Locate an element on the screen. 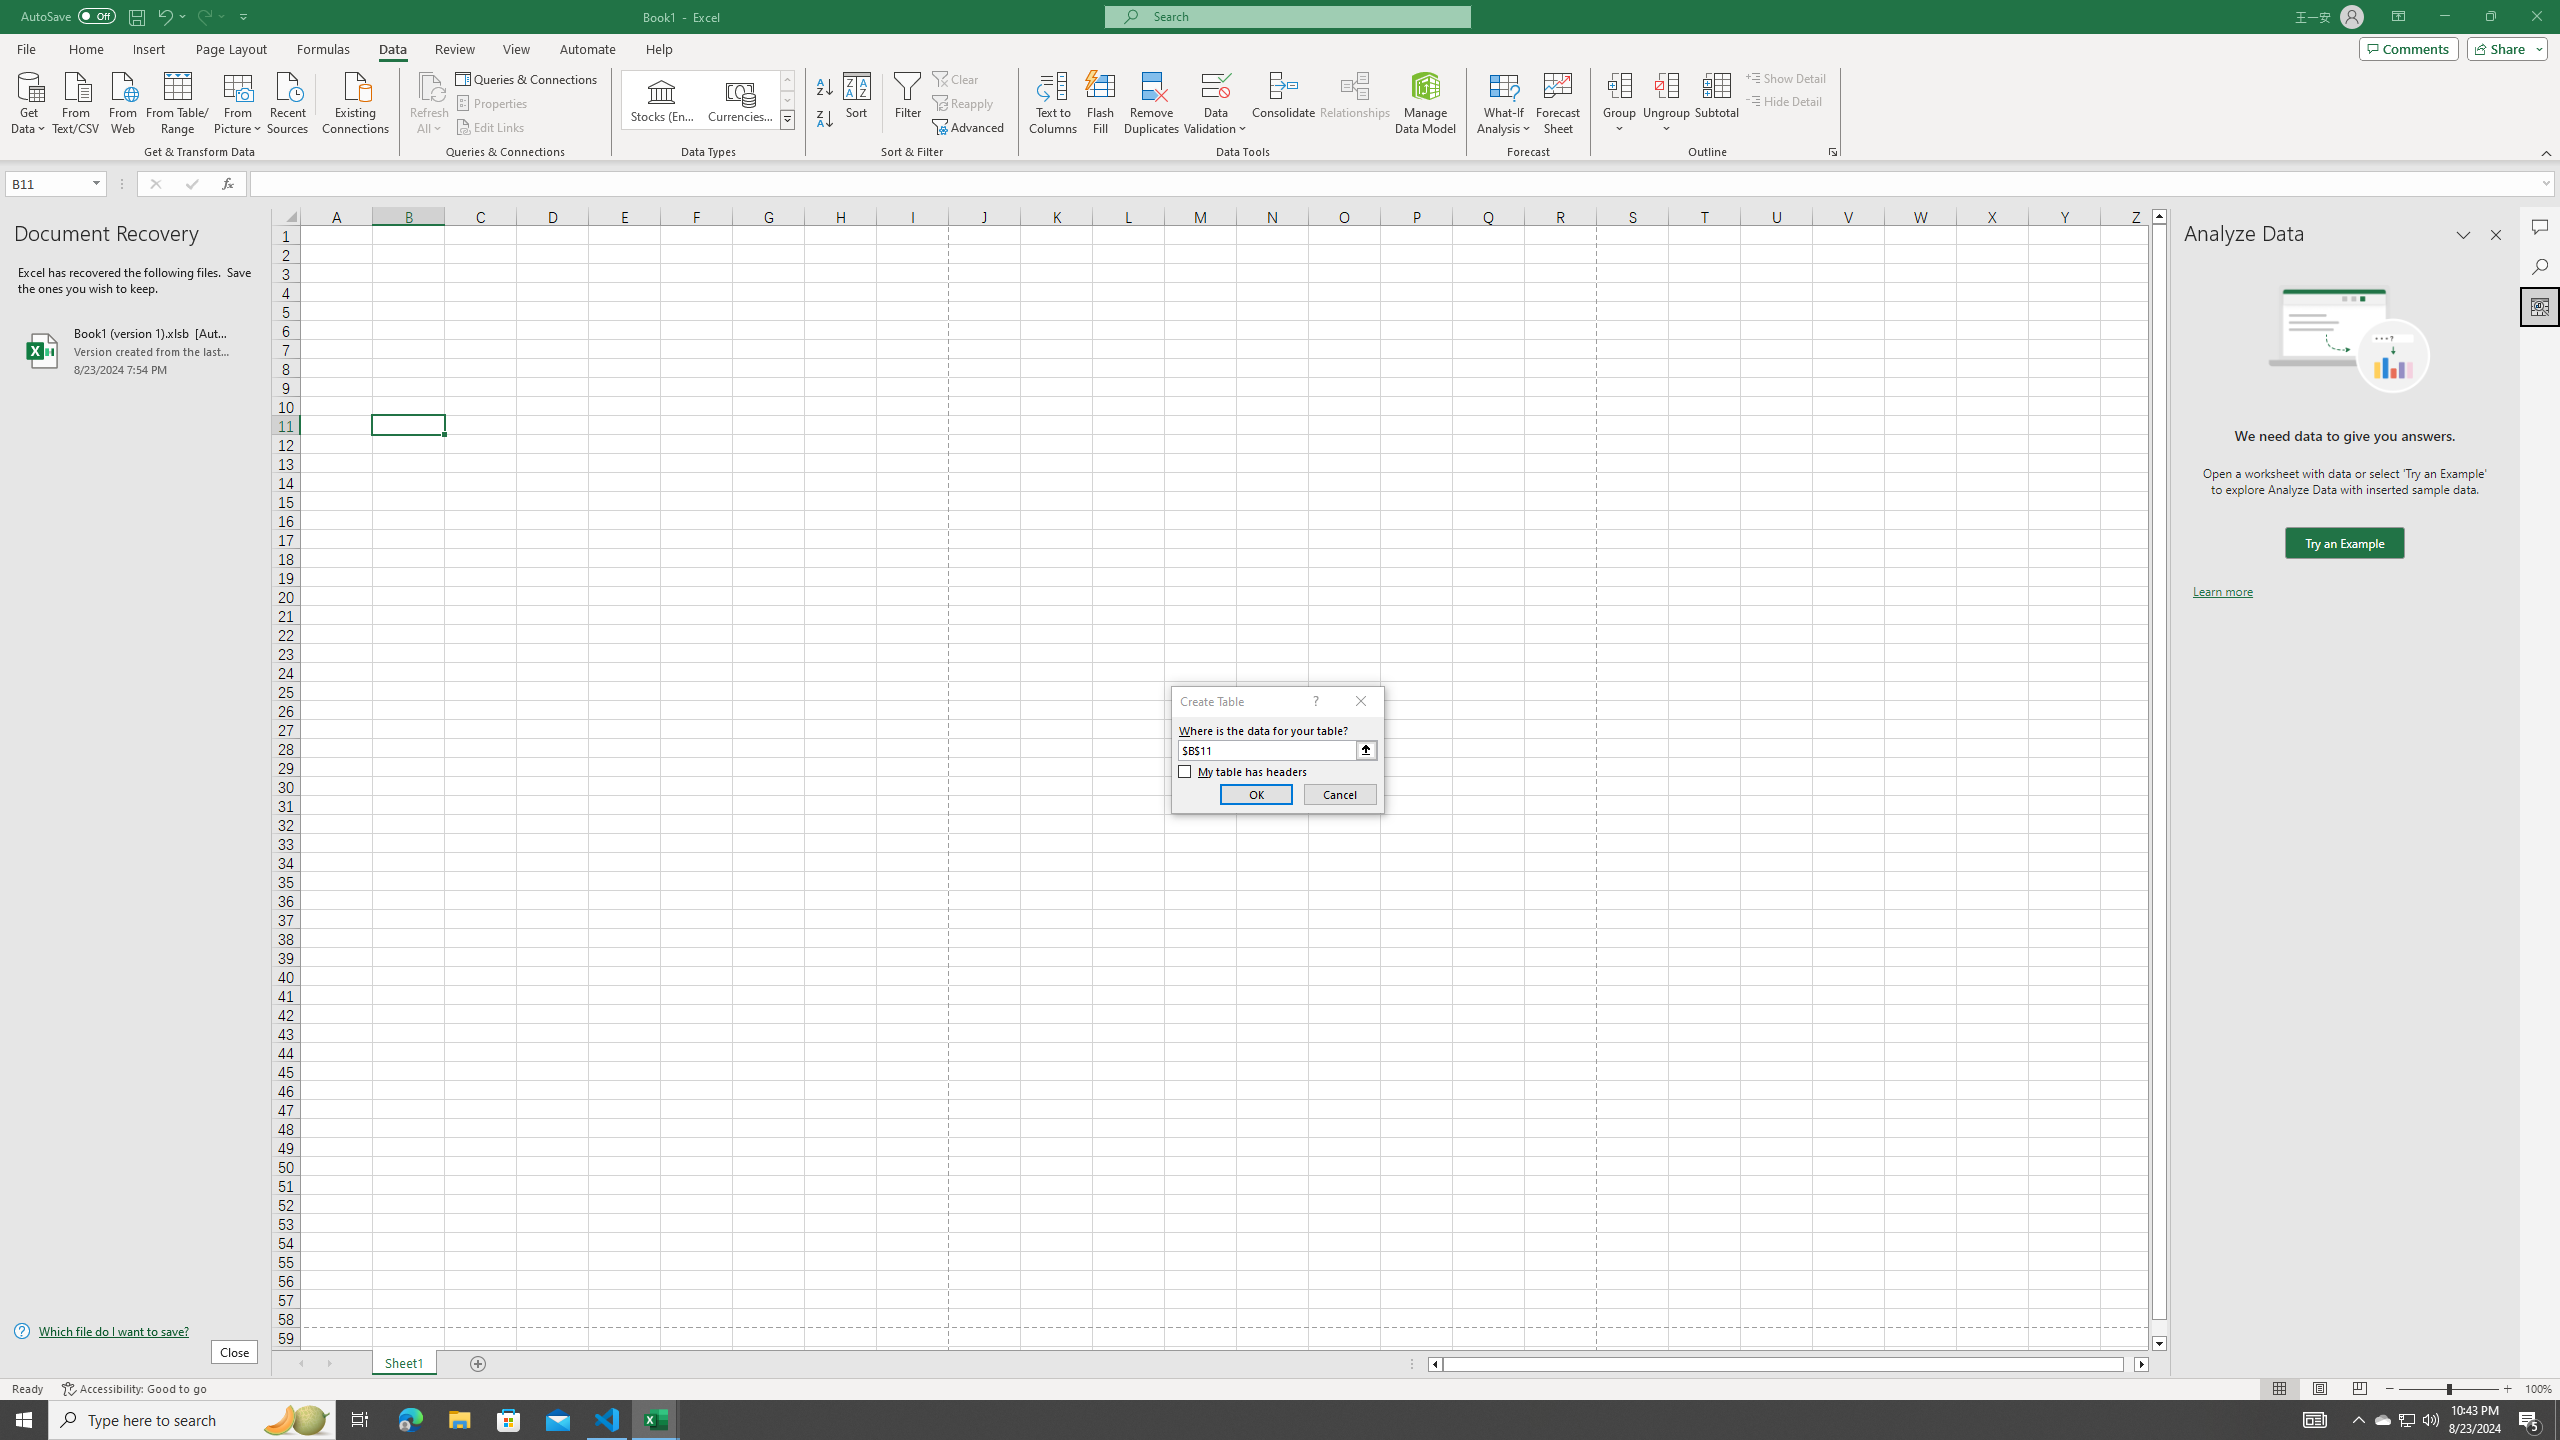 Image resolution: width=2560 pixels, height=1440 pixels. 'Sort...' is located at coordinates (856, 103).